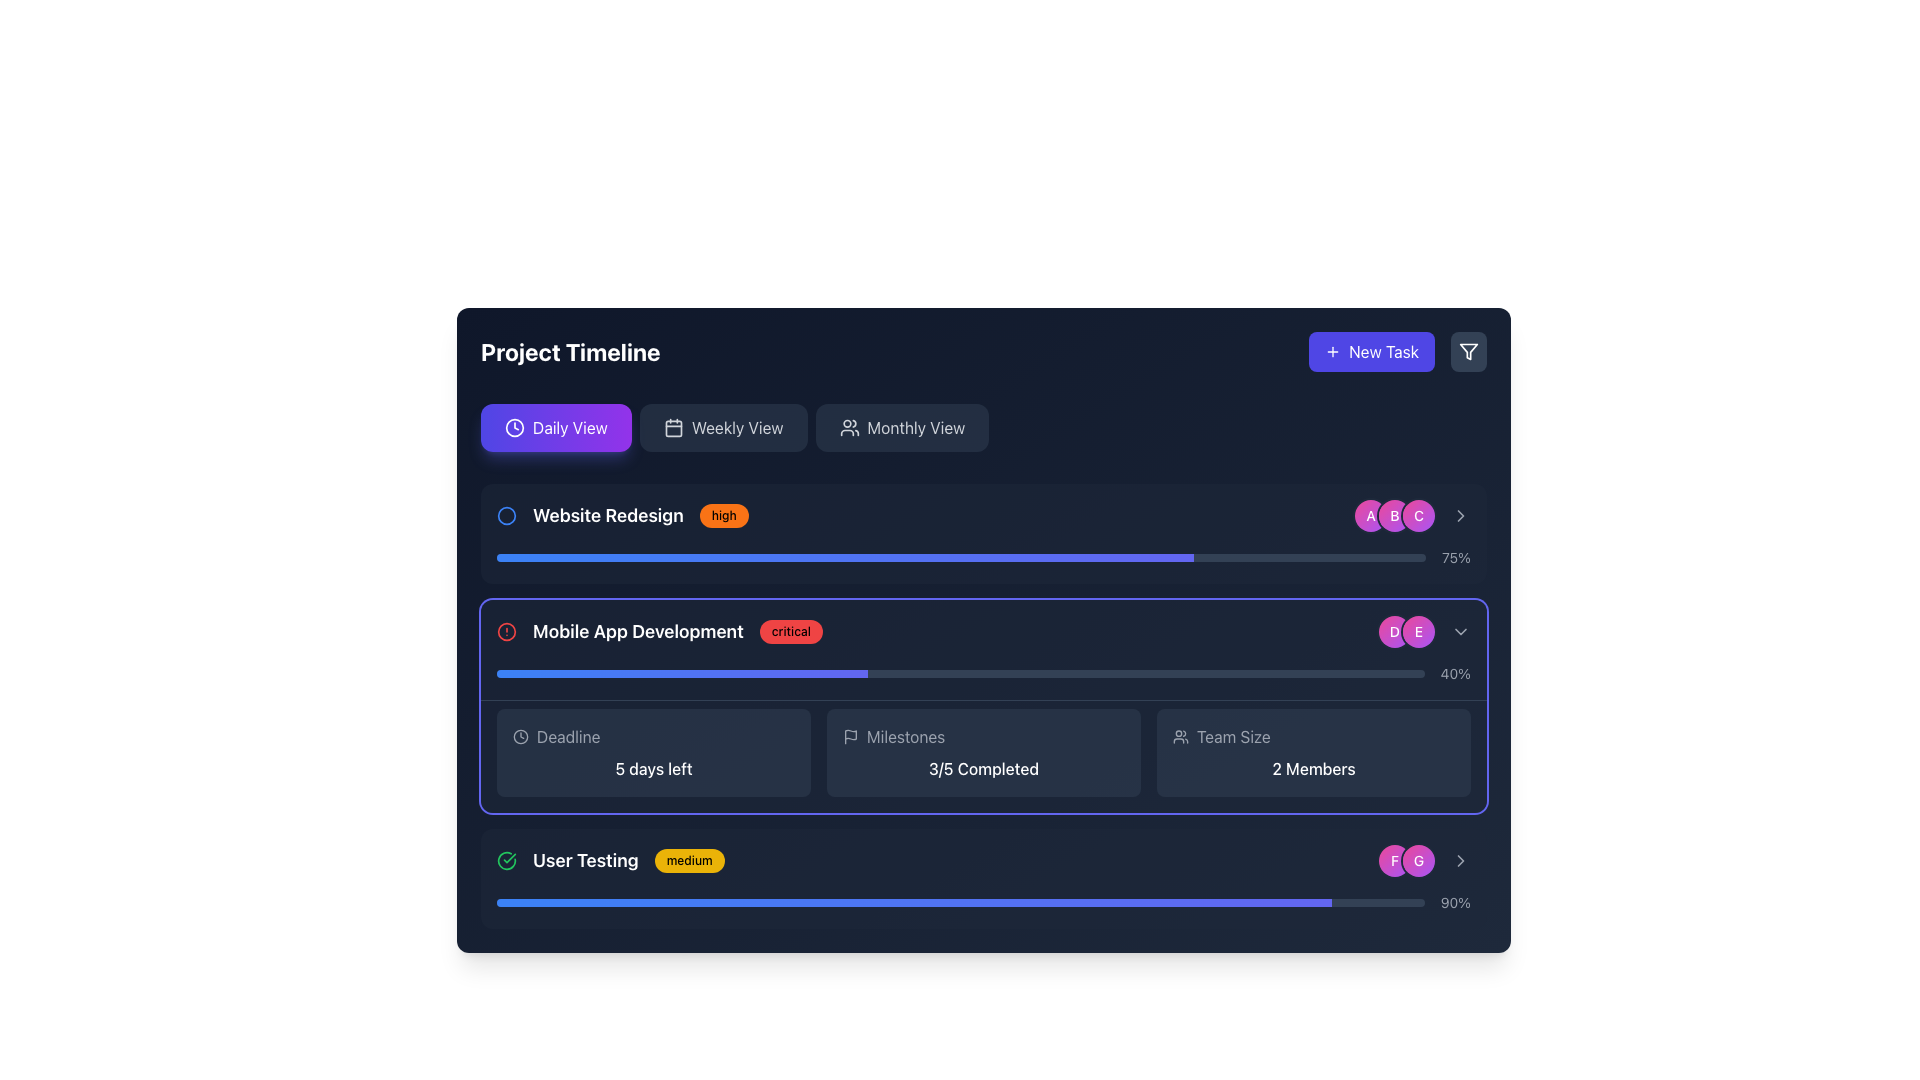 This screenshot has height=1080, width=1920. Describe the element at coordinates (1397, 350) in the screenshot. I see `the '+ New Task' button with a purple background and white text` at that location.